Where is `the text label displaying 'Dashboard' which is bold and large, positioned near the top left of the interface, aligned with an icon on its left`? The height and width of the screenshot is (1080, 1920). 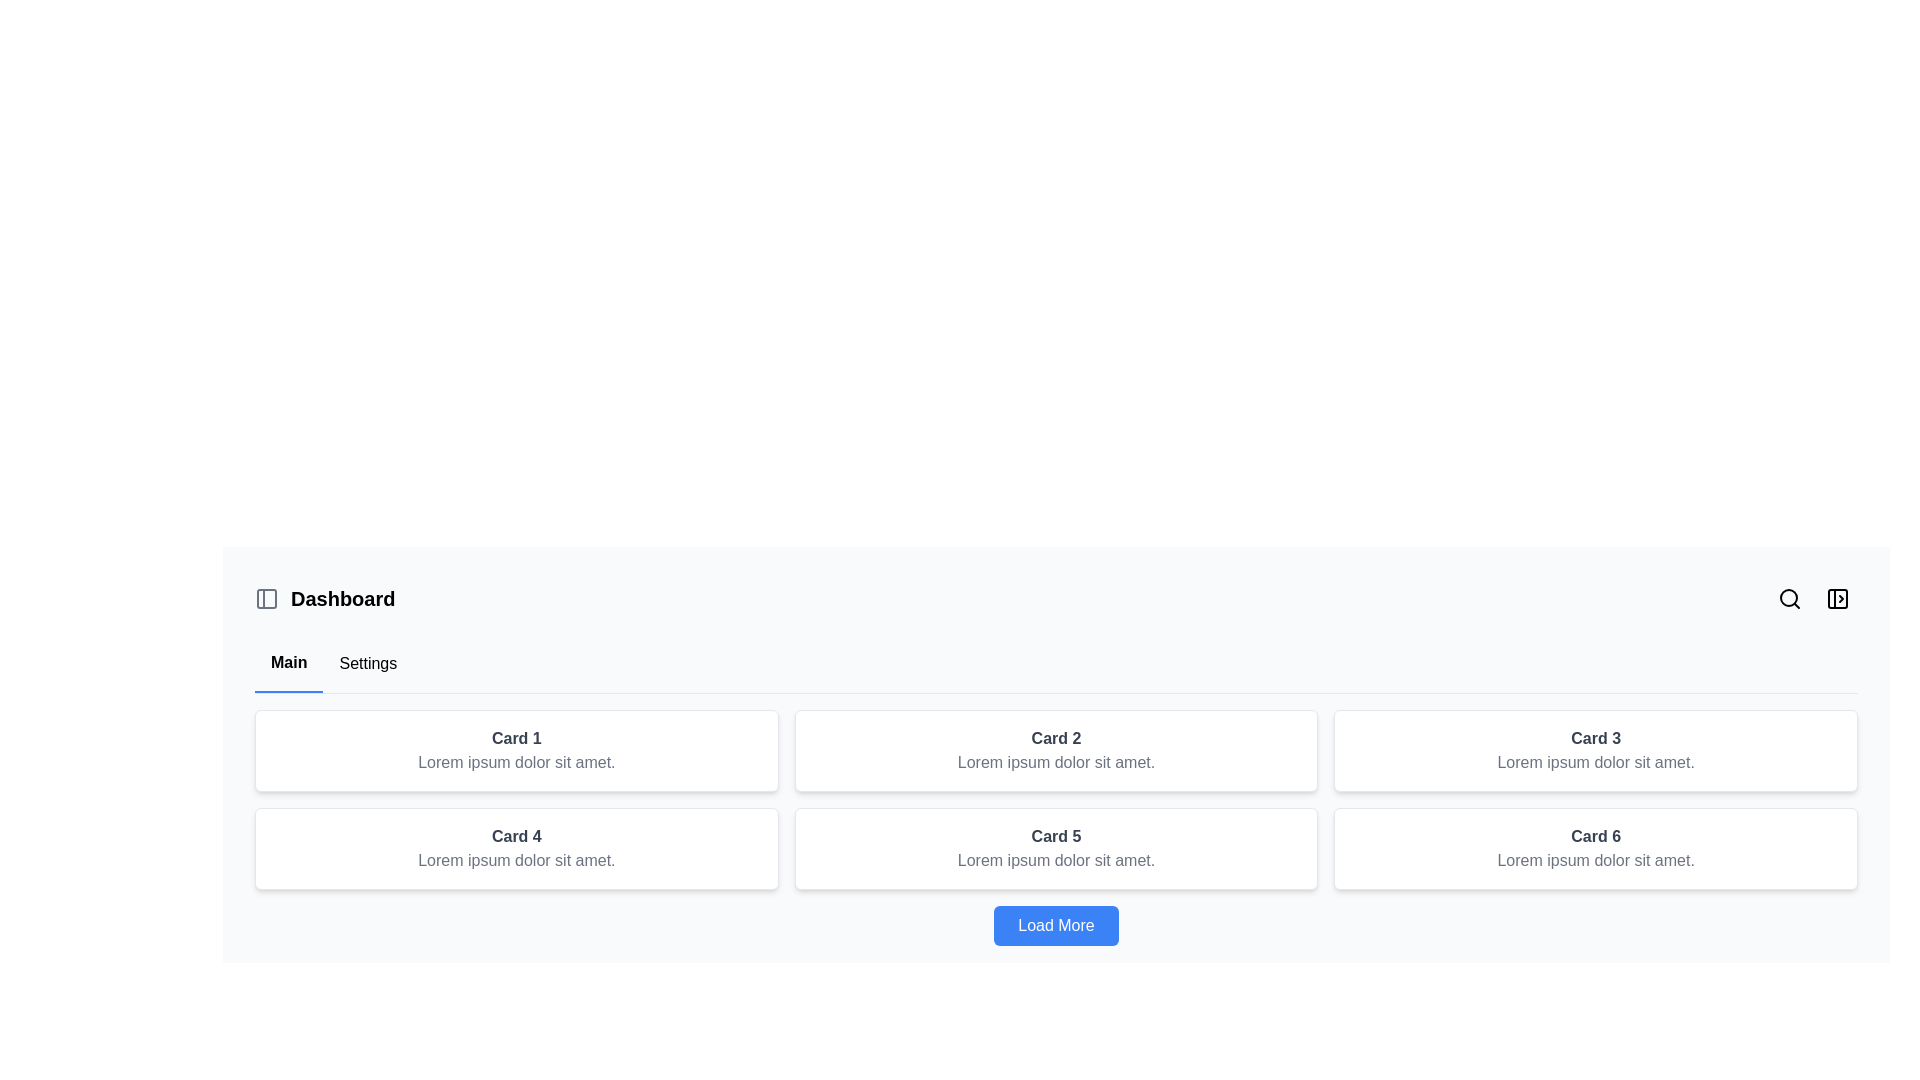 the text label displaying 'Dashboard' which is bold and large, positioned near the top left of the interface, aligned with an icon on its left is located at coordinates (343, 597).